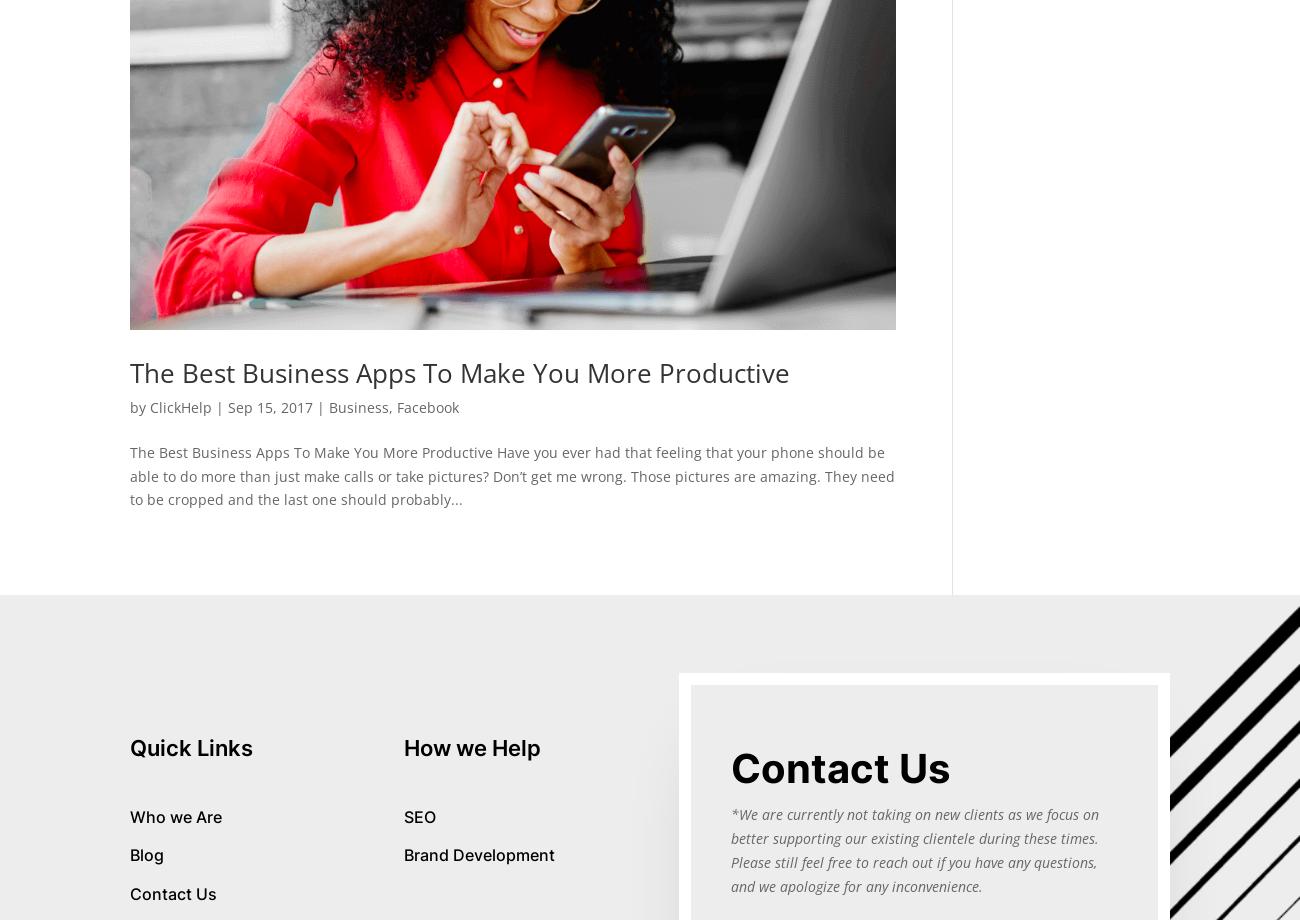  What do you see at coordinates (180, 406) in the screenshot?
I see `'ClickHelp'` at bounding box center [180, 406].